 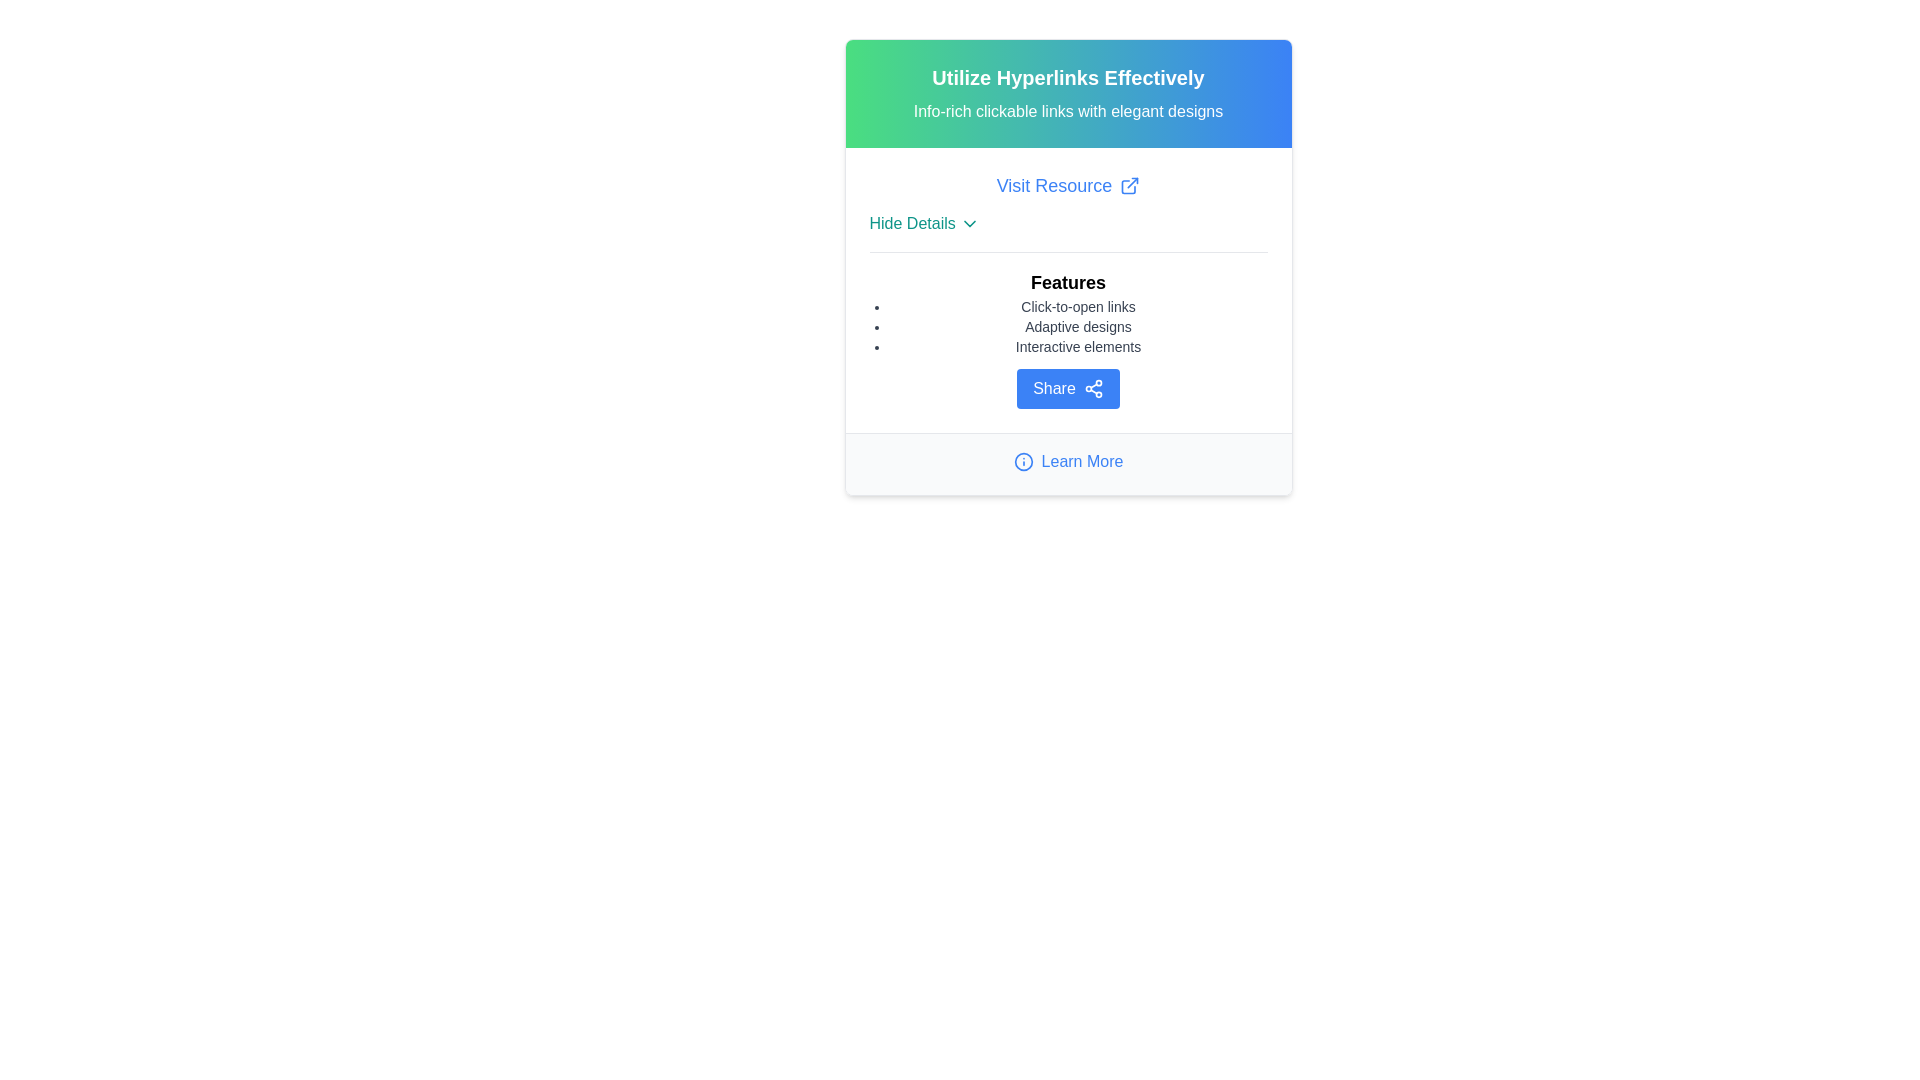 What do you see at coordinates (923, 223) in the screenshot?
I see `the 'Hide Details' toggle button with the right-facing chevron icon` at bounding box center [923, 223].